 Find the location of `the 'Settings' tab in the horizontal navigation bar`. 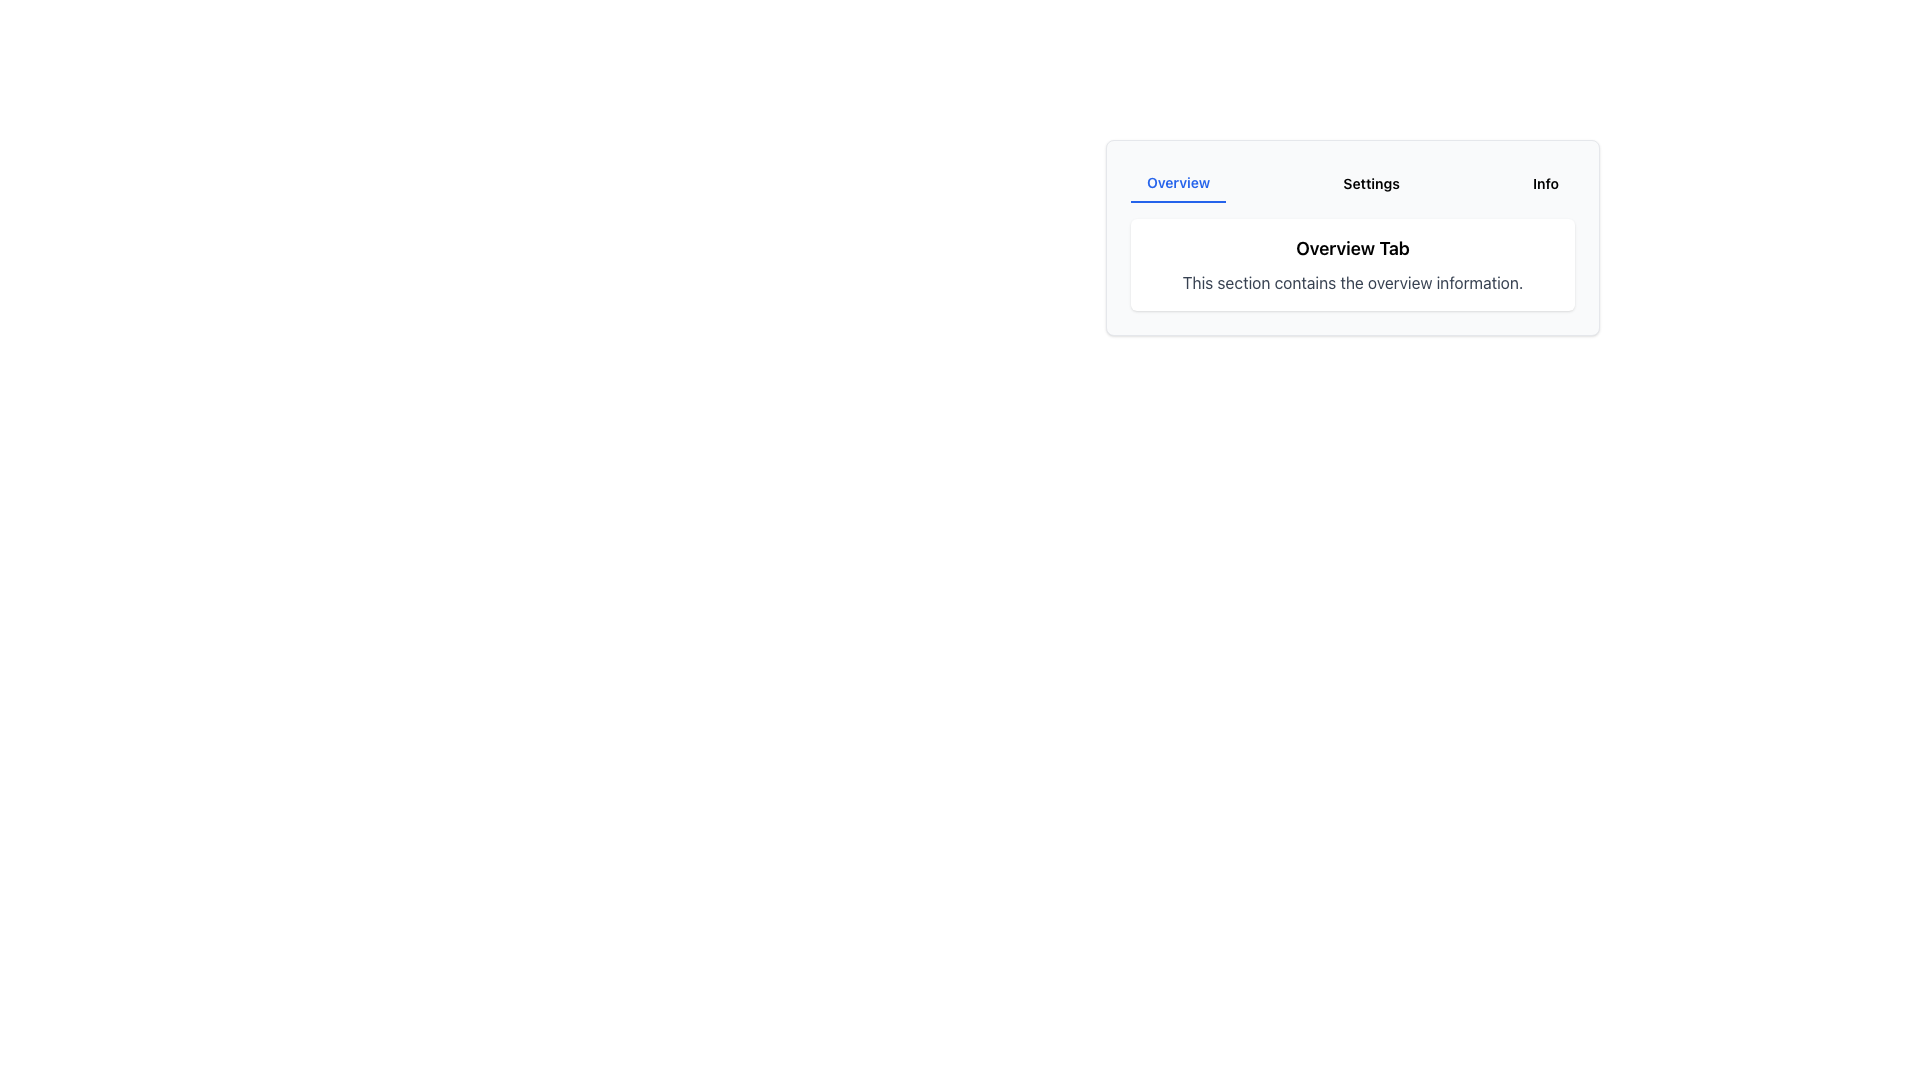

the 'Settings' tab in the horizontal navigation bar is located at coordinates (1353, 184).